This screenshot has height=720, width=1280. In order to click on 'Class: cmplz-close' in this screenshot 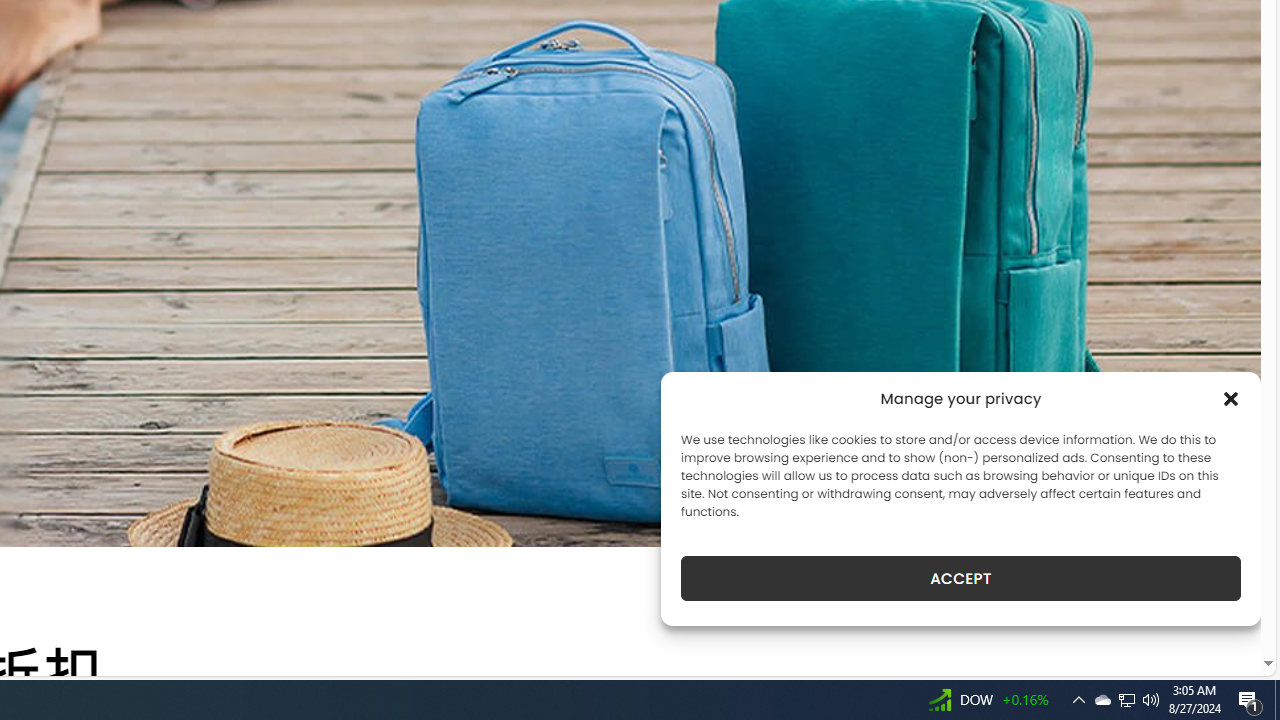, I will do `click(1230, 398)`.